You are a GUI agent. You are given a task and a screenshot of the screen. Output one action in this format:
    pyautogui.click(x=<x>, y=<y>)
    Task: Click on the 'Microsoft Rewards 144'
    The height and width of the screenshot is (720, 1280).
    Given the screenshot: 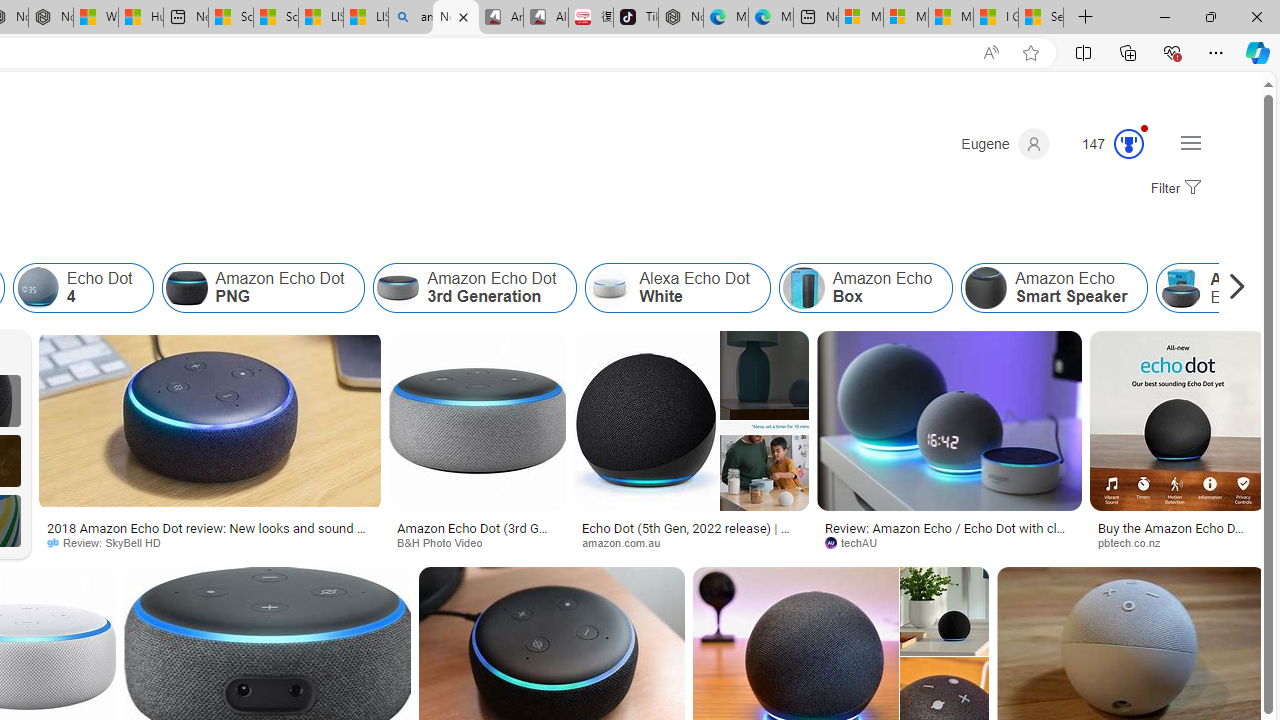 What is the action you would take?
    pyautogui.click(x=1104, y=143)
    